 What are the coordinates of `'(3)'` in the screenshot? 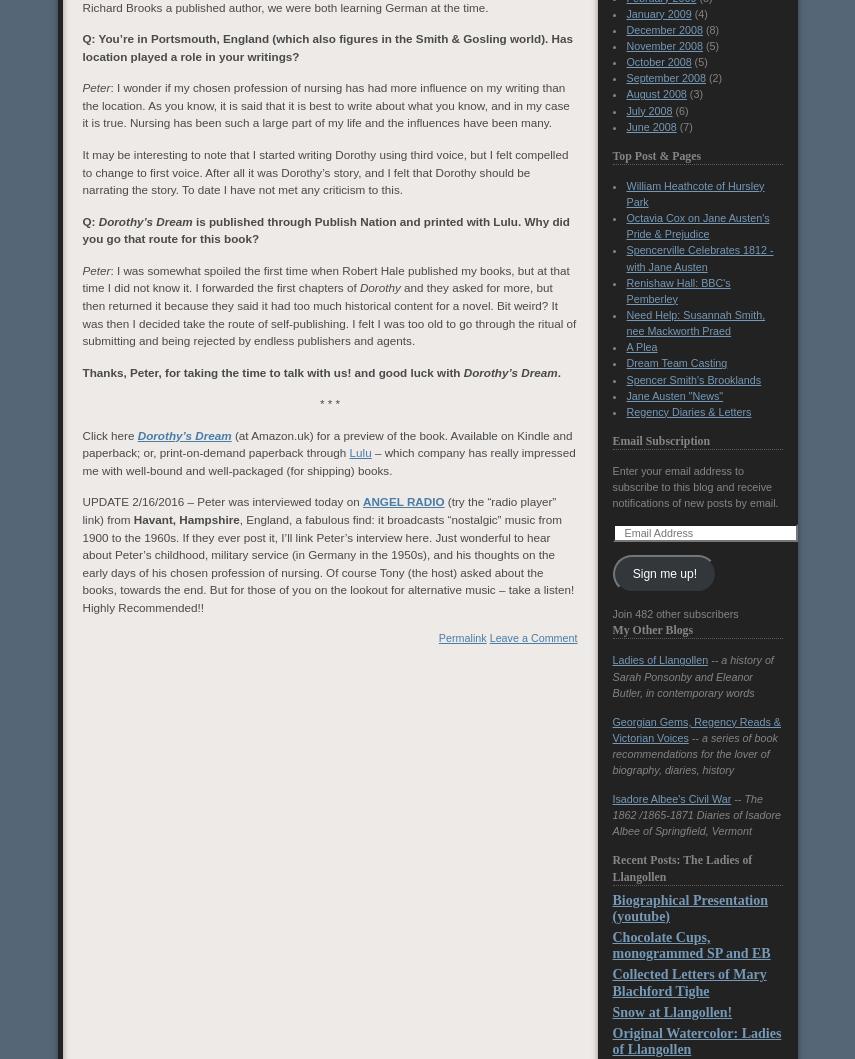 It's located at (693, 94).